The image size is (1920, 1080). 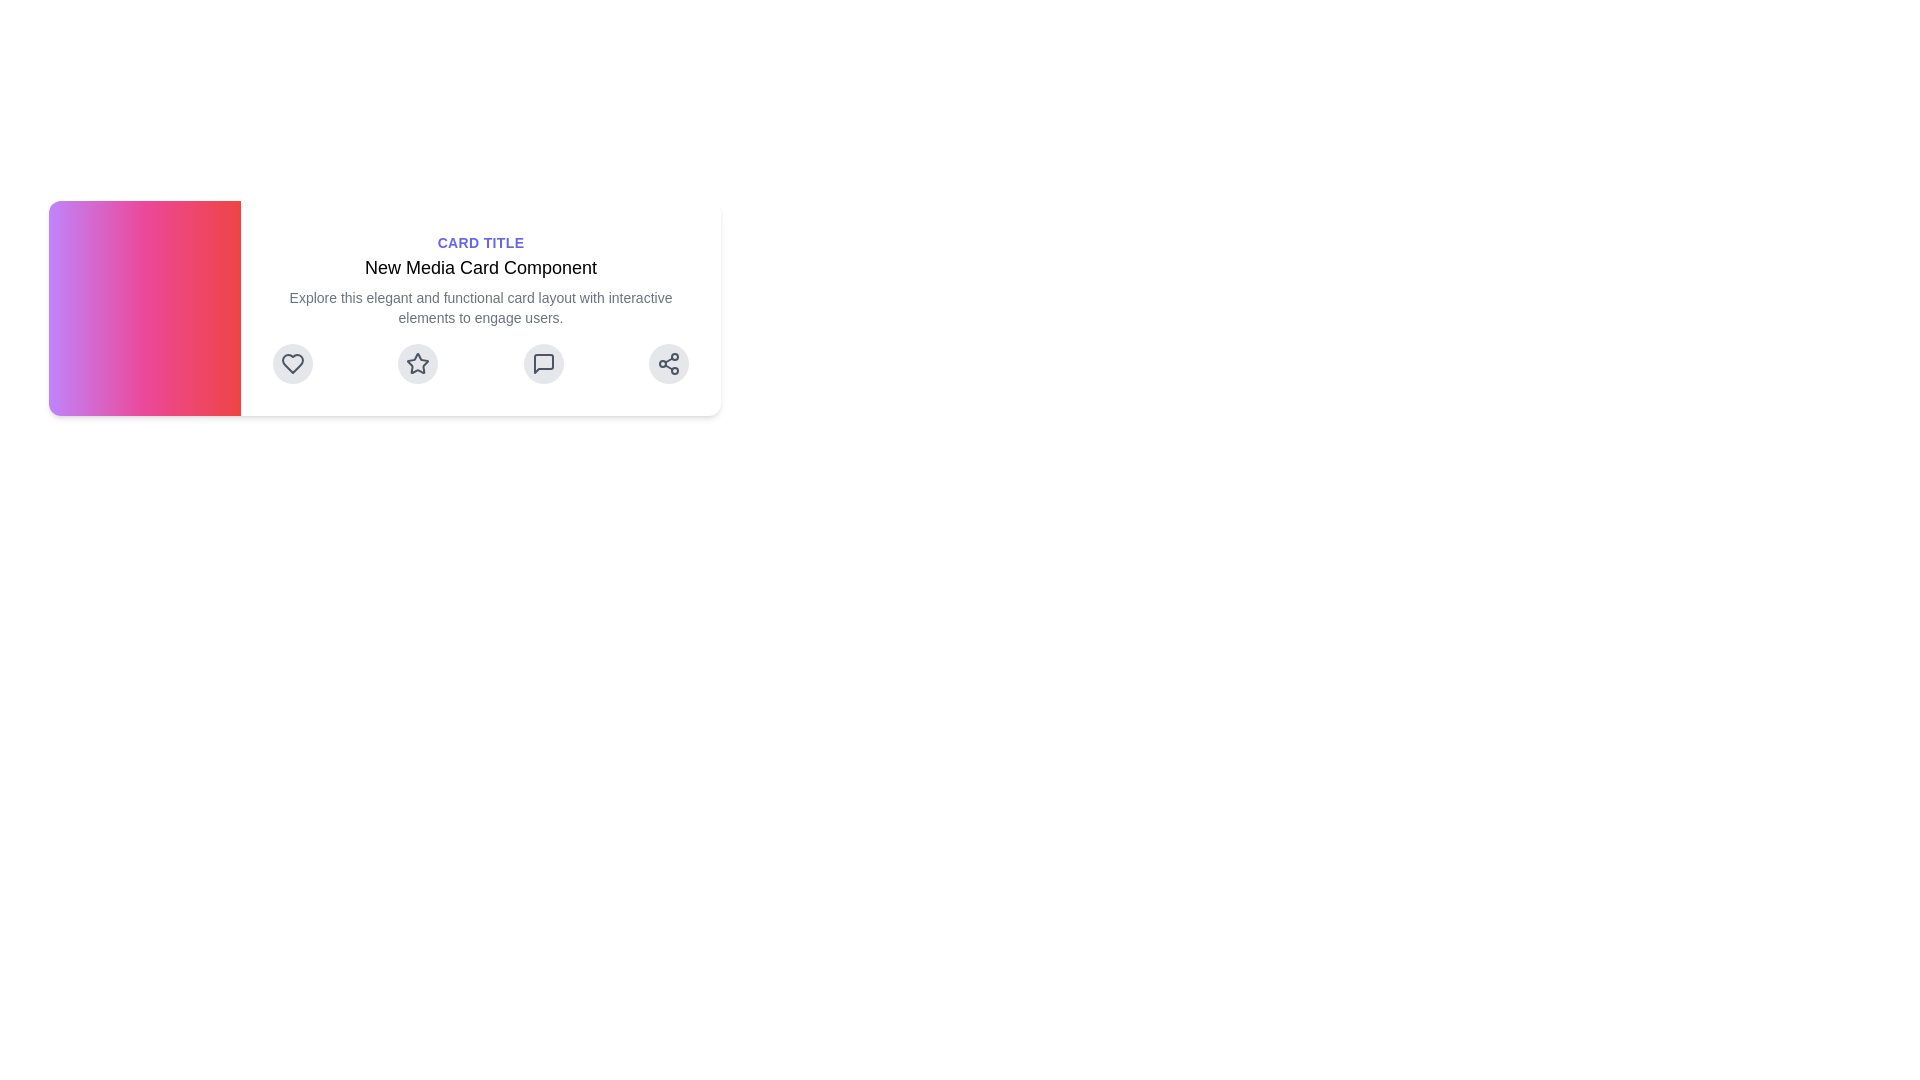 What do you see at coordinates (291, 363) in the screenshot?
I see `the circular button with a light gray background and a heart icon, which is the first button in a horizontal set of four buttons at the bottom left of the card layout` at bounding box center [291, 363].